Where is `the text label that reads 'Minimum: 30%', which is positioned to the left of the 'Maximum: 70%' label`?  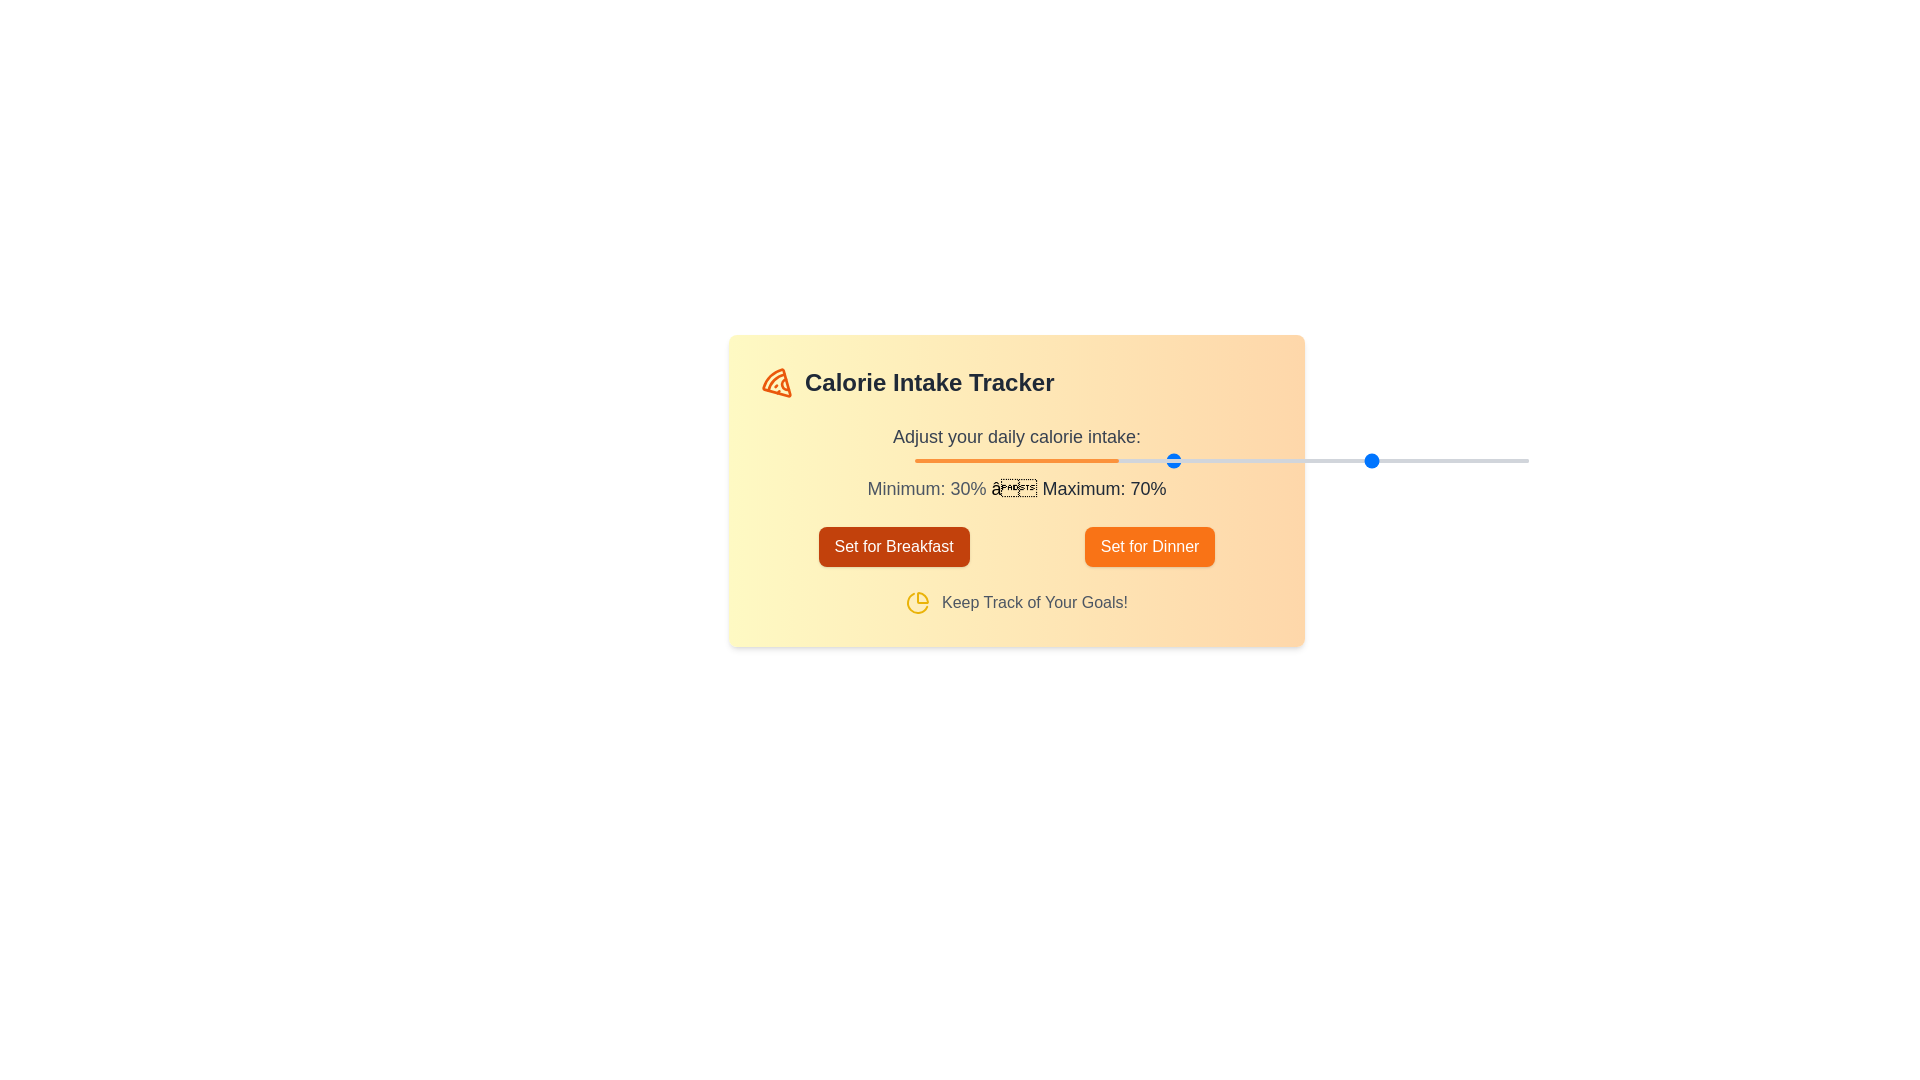 the text label that reads 'Minimum: 30%', which is positioned to the left of the 'Maximum: 70%' label is located at coordinates (925, 489).